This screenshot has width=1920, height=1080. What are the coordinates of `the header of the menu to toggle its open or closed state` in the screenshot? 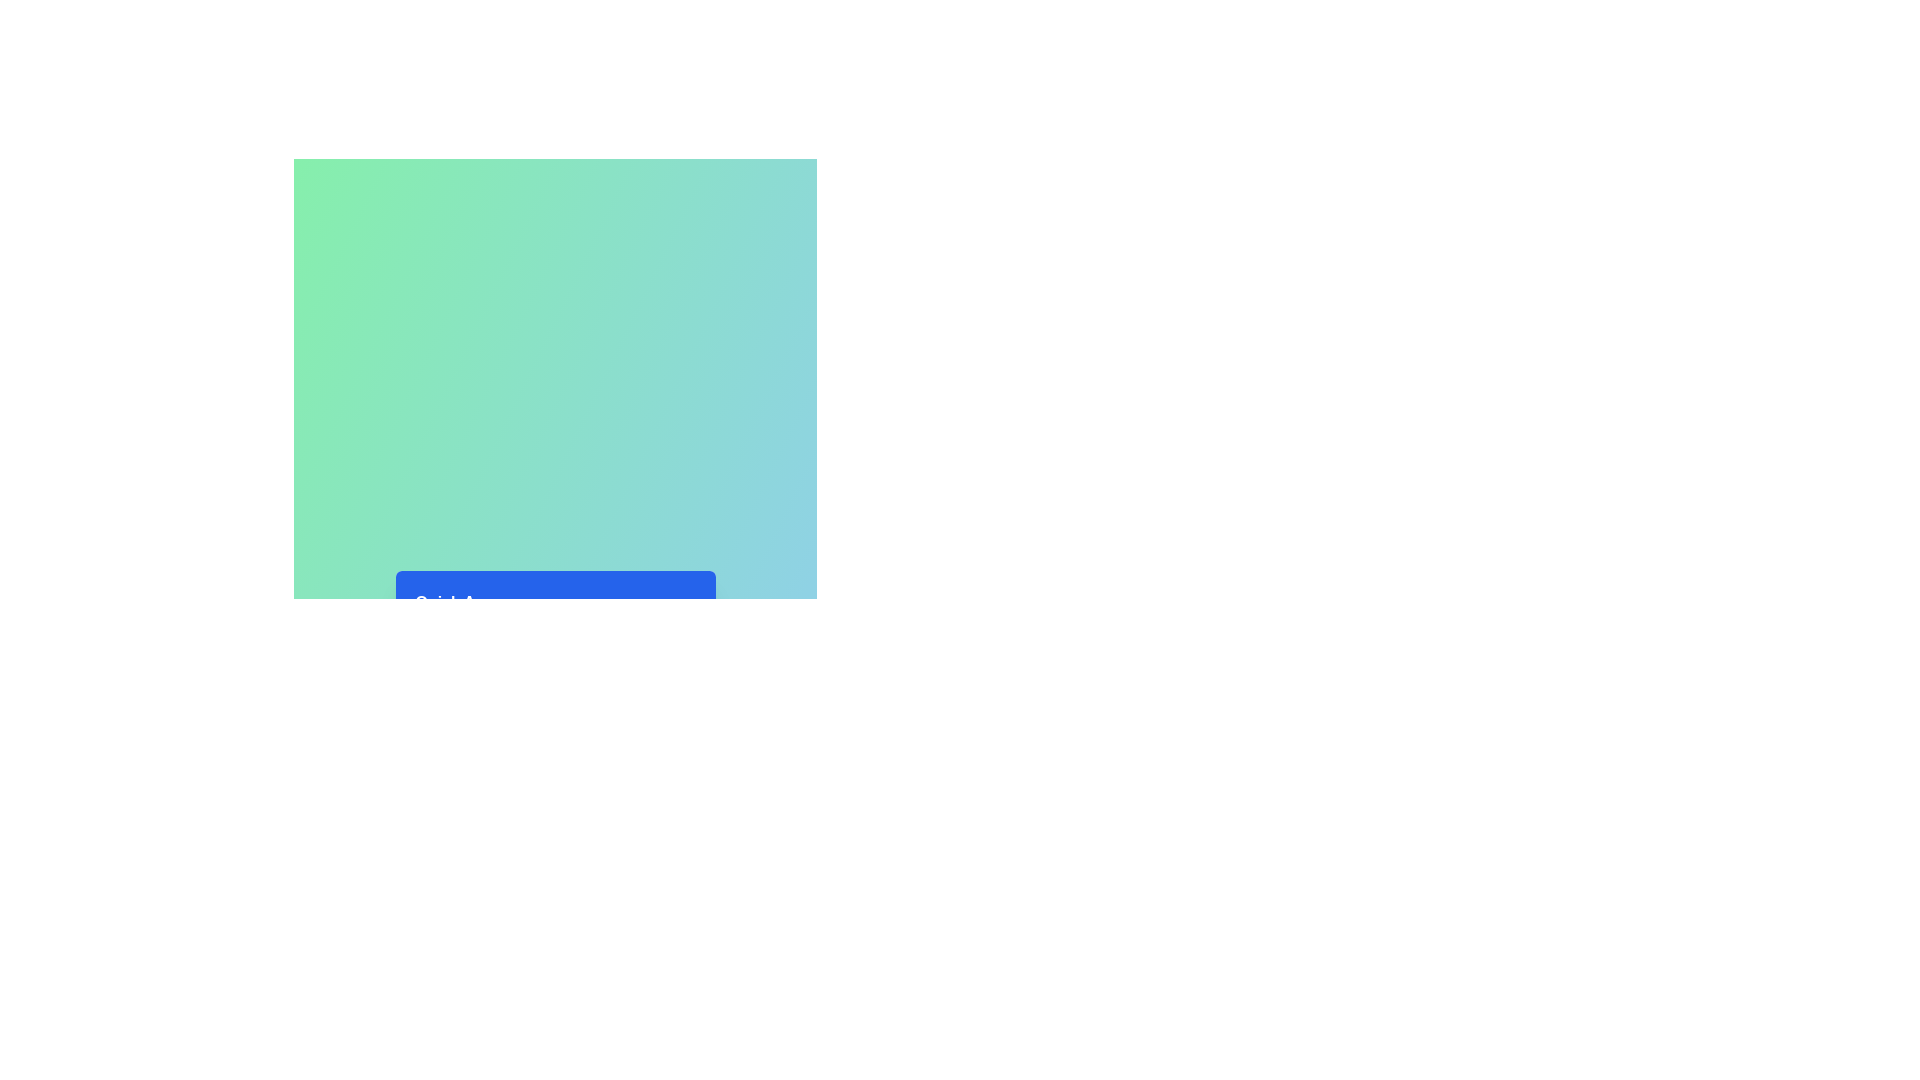 It's located at (555, 601).